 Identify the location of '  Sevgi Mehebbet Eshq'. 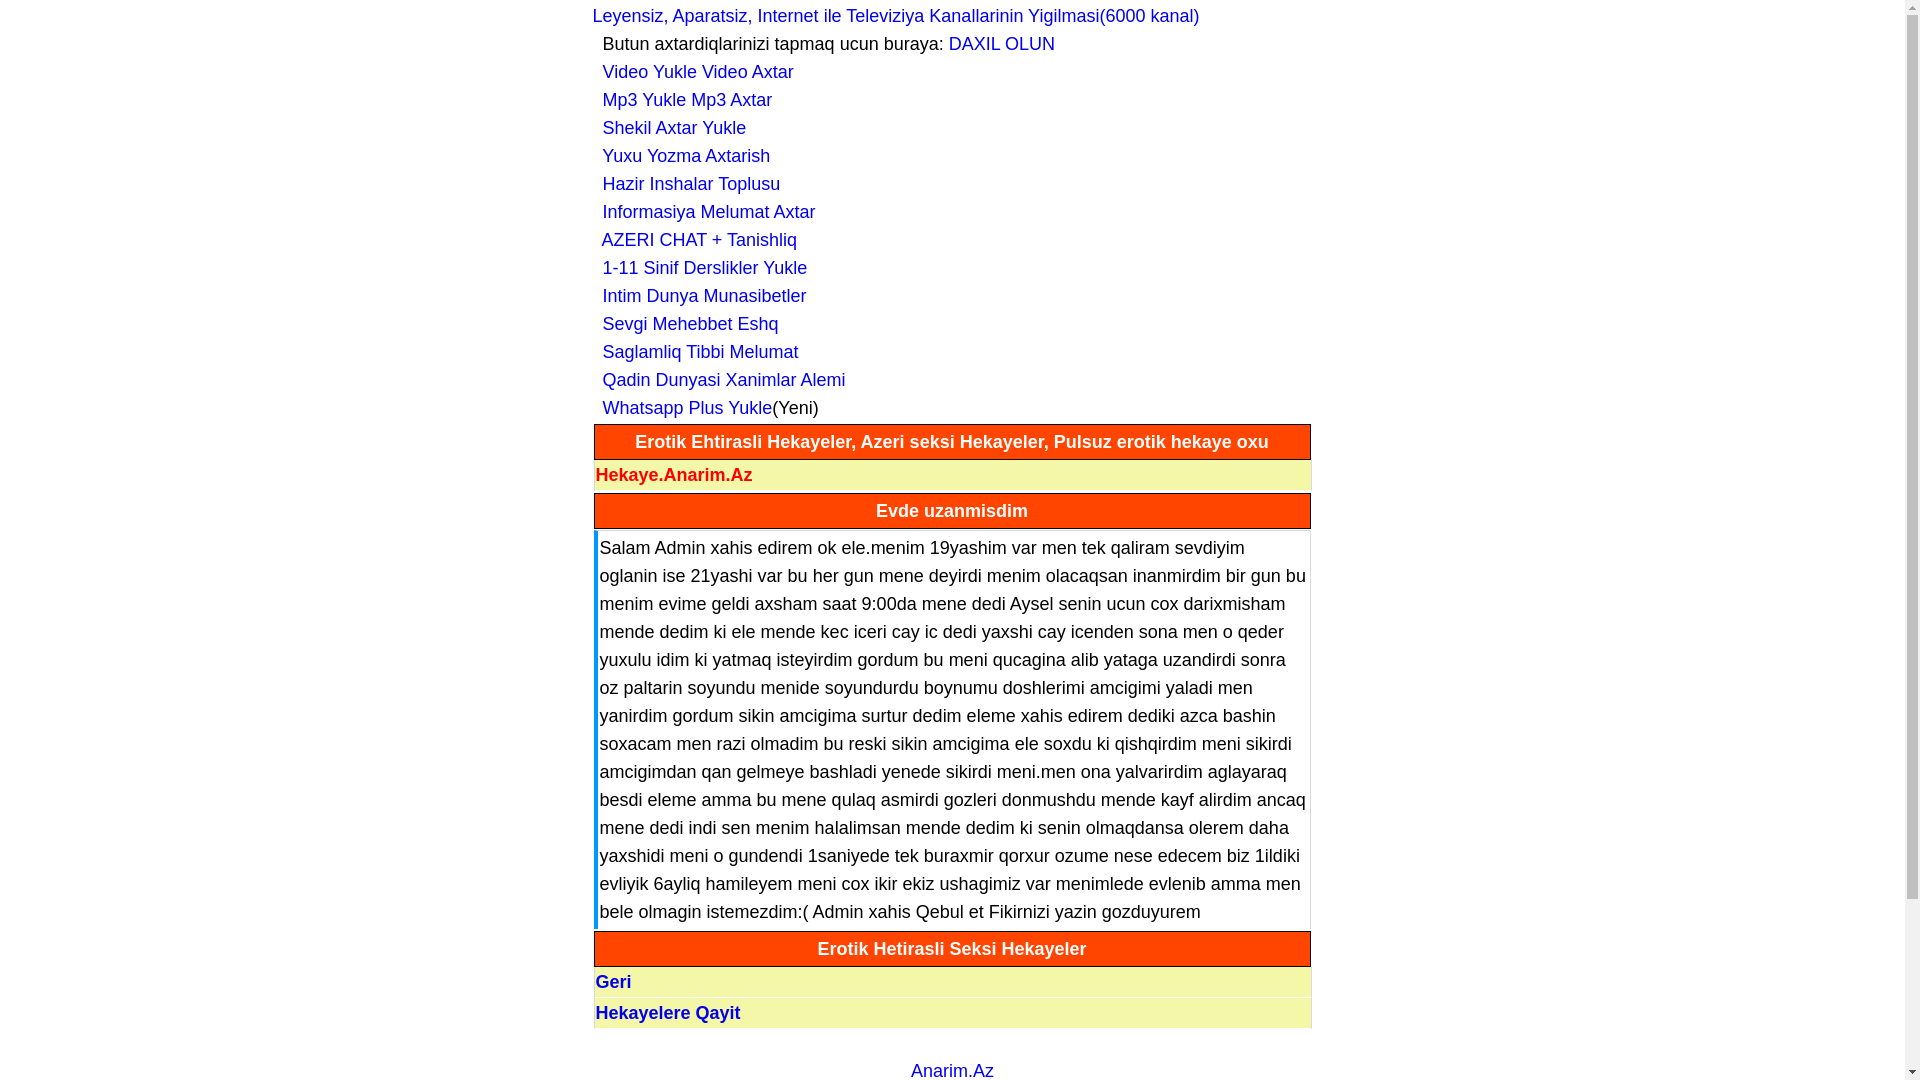
(685, 323).